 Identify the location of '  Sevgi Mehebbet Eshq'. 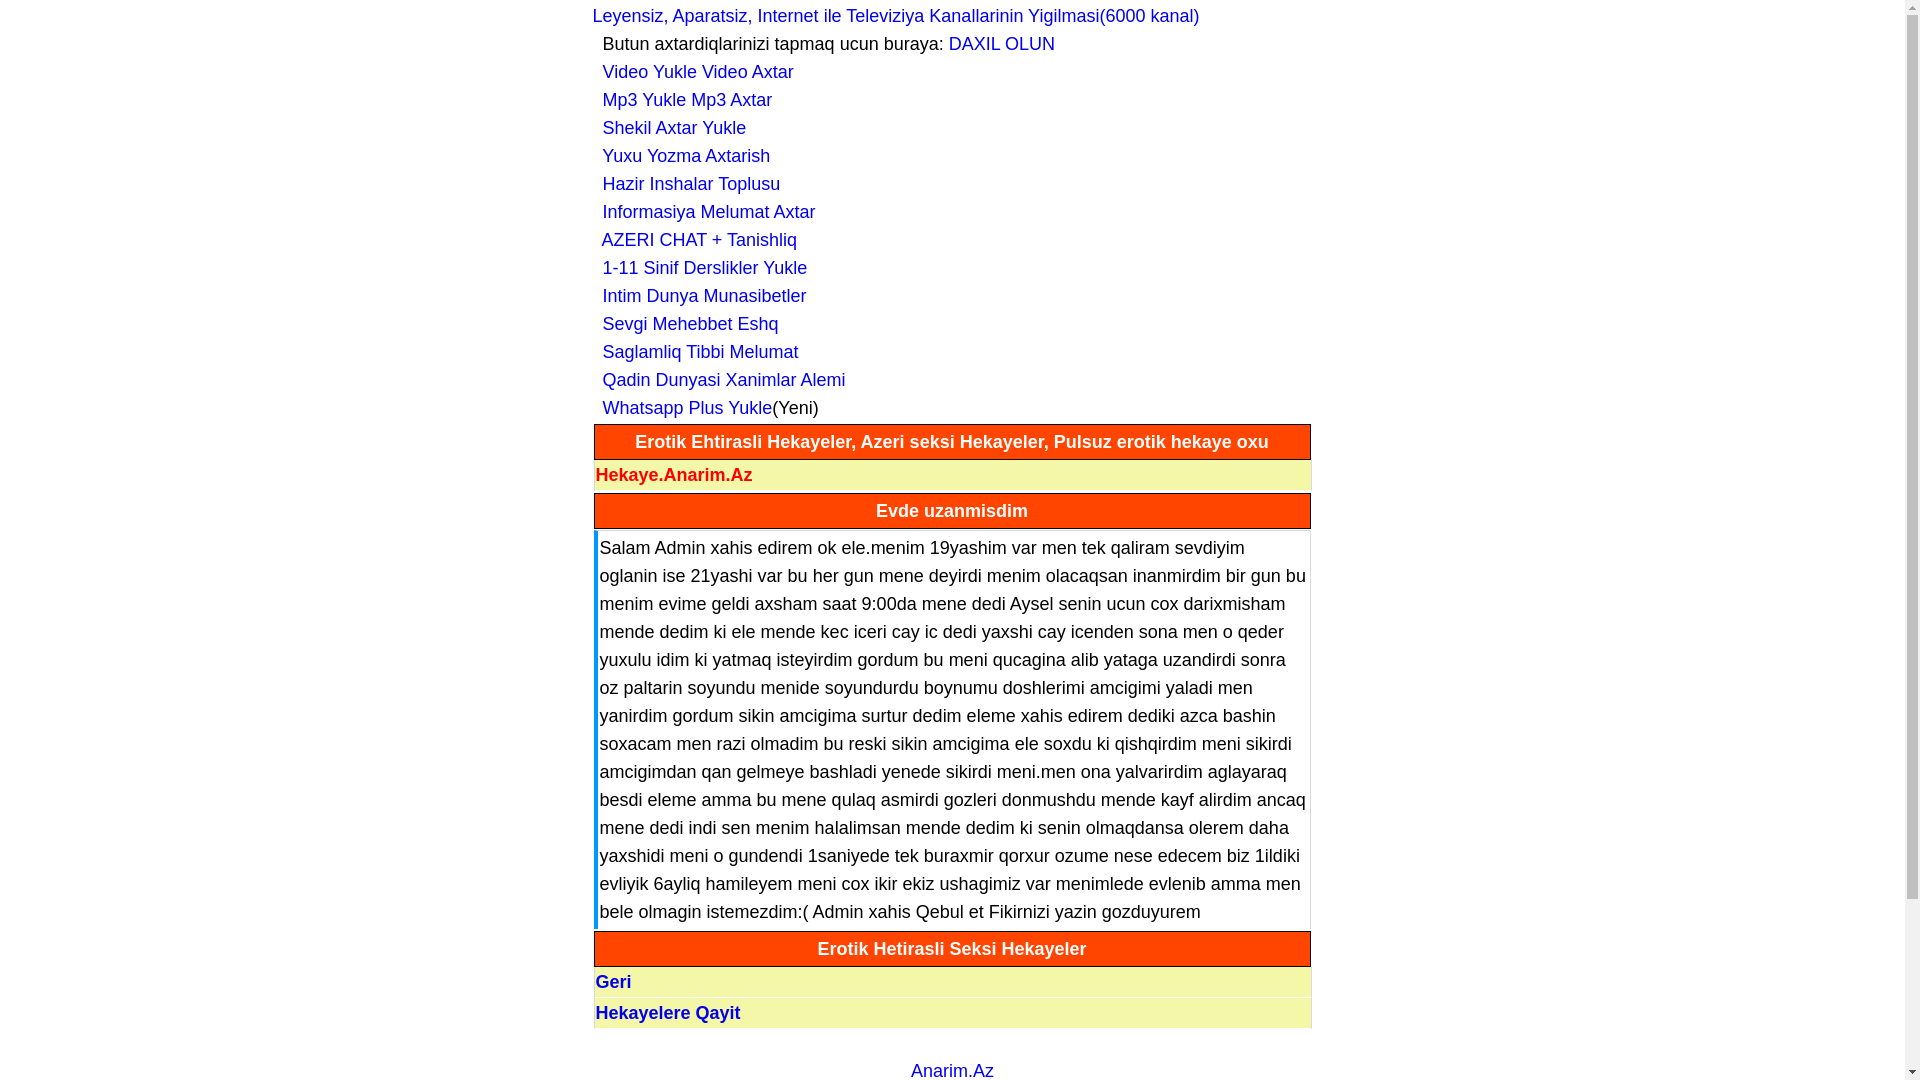
(685, 323).